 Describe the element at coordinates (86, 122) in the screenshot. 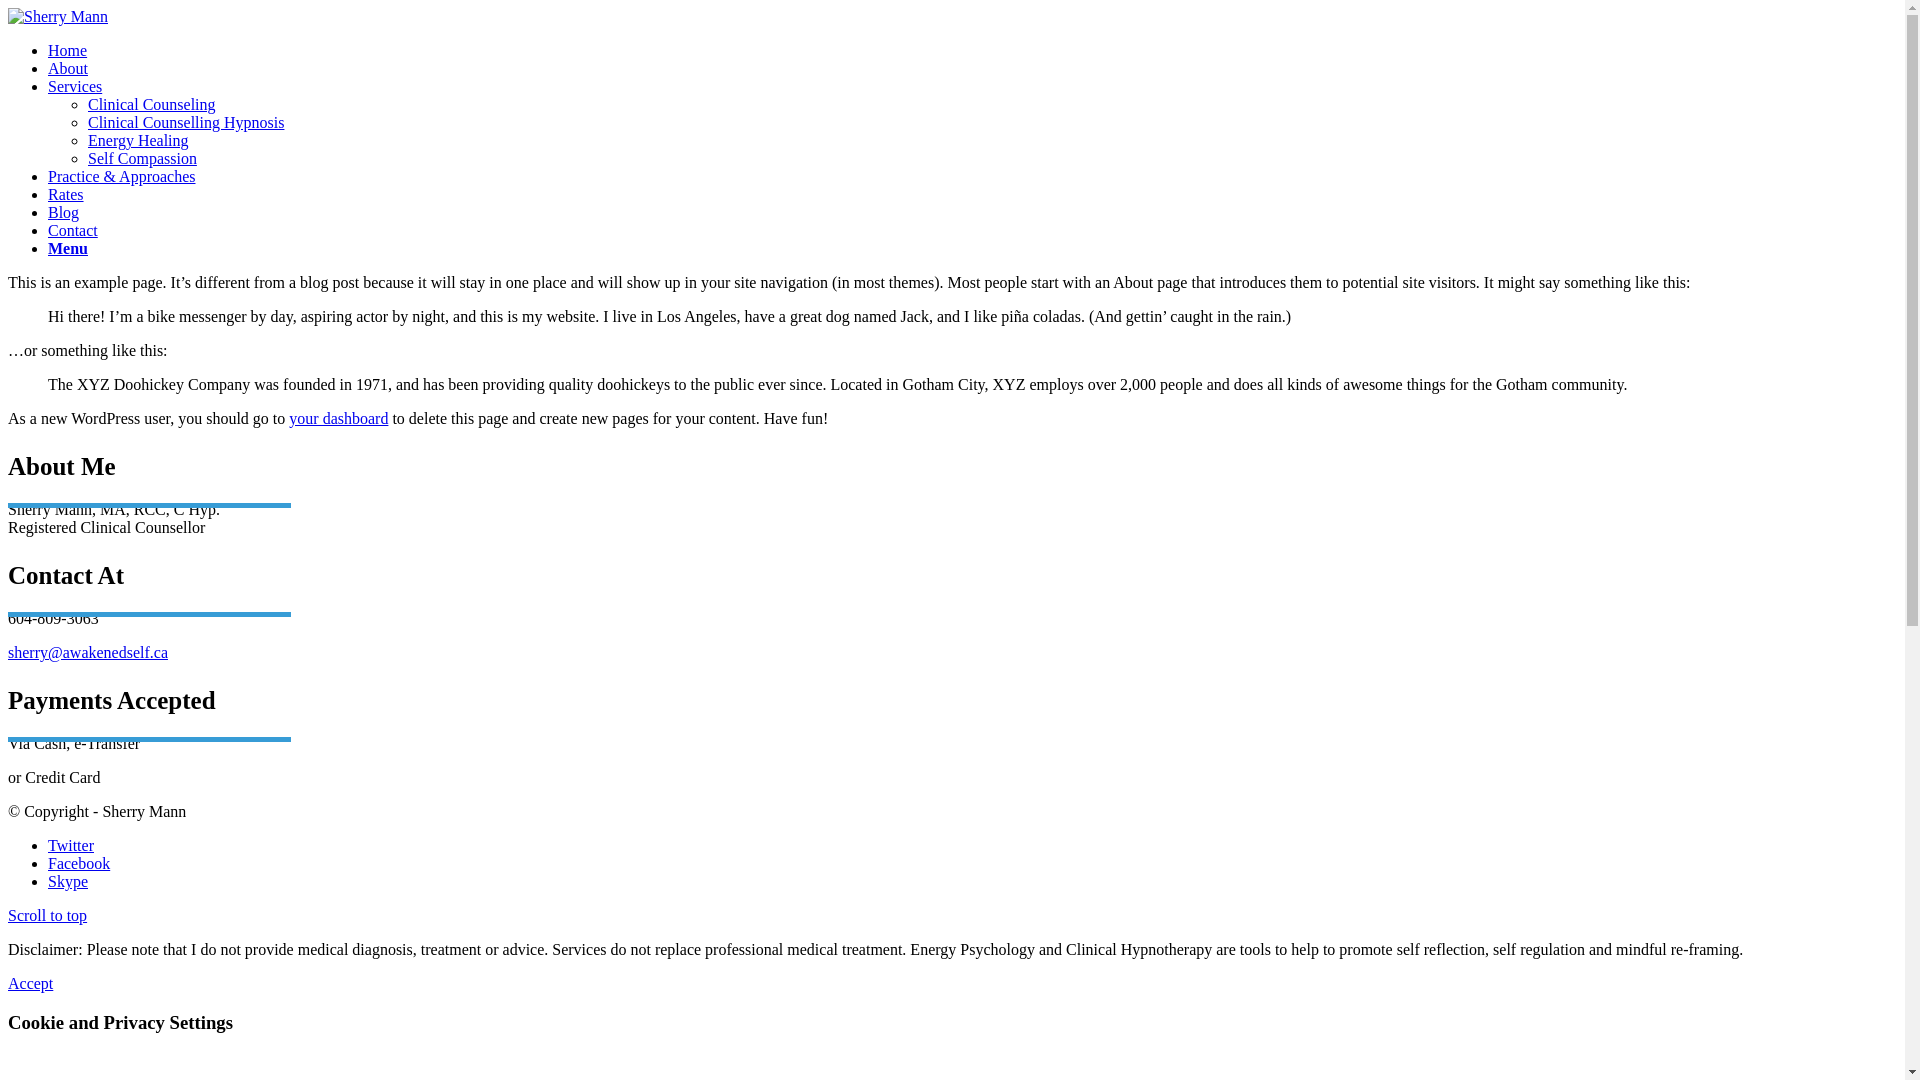

I see `'Clinical Counselling Hypnosis'` at that location.